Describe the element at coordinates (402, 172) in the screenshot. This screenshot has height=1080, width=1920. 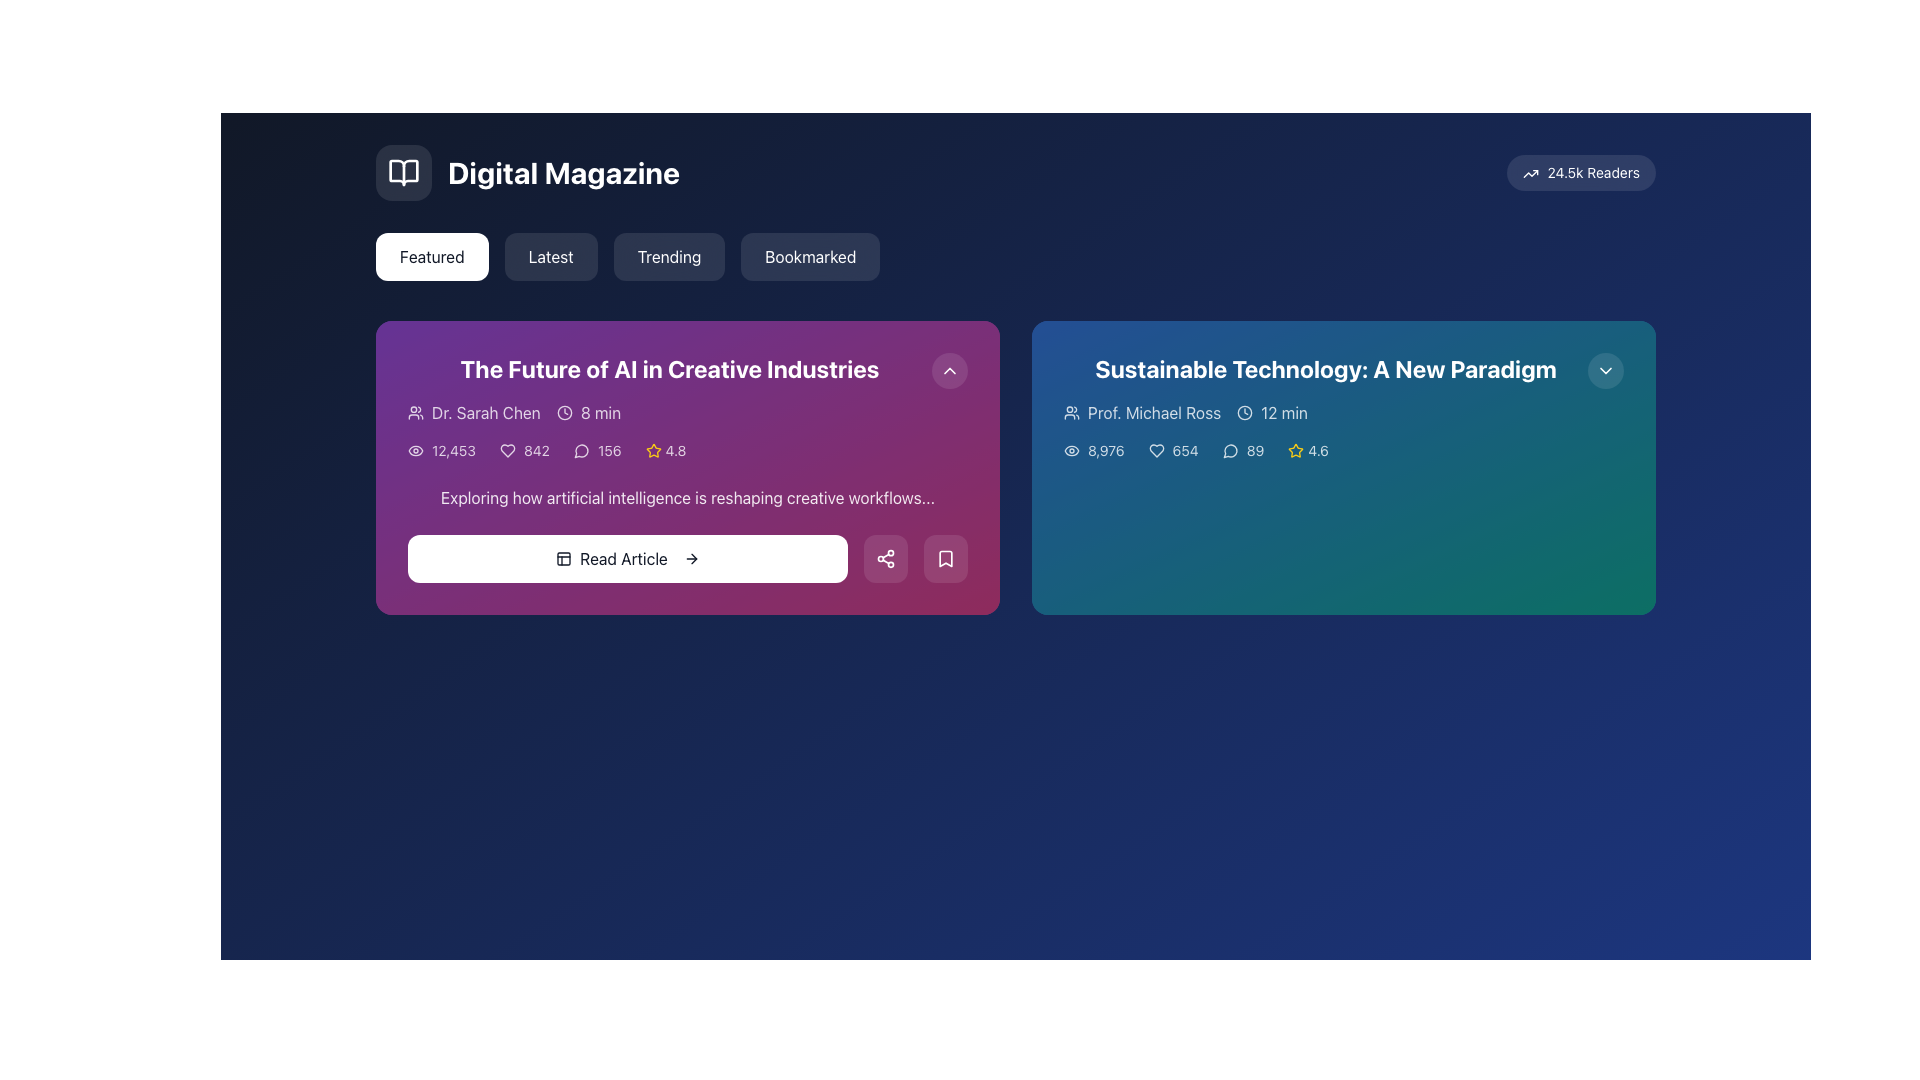
I see `the open book icon located in the upper-left corner of the interface, adjacent to the 'Digital Magazine' title` at that location.